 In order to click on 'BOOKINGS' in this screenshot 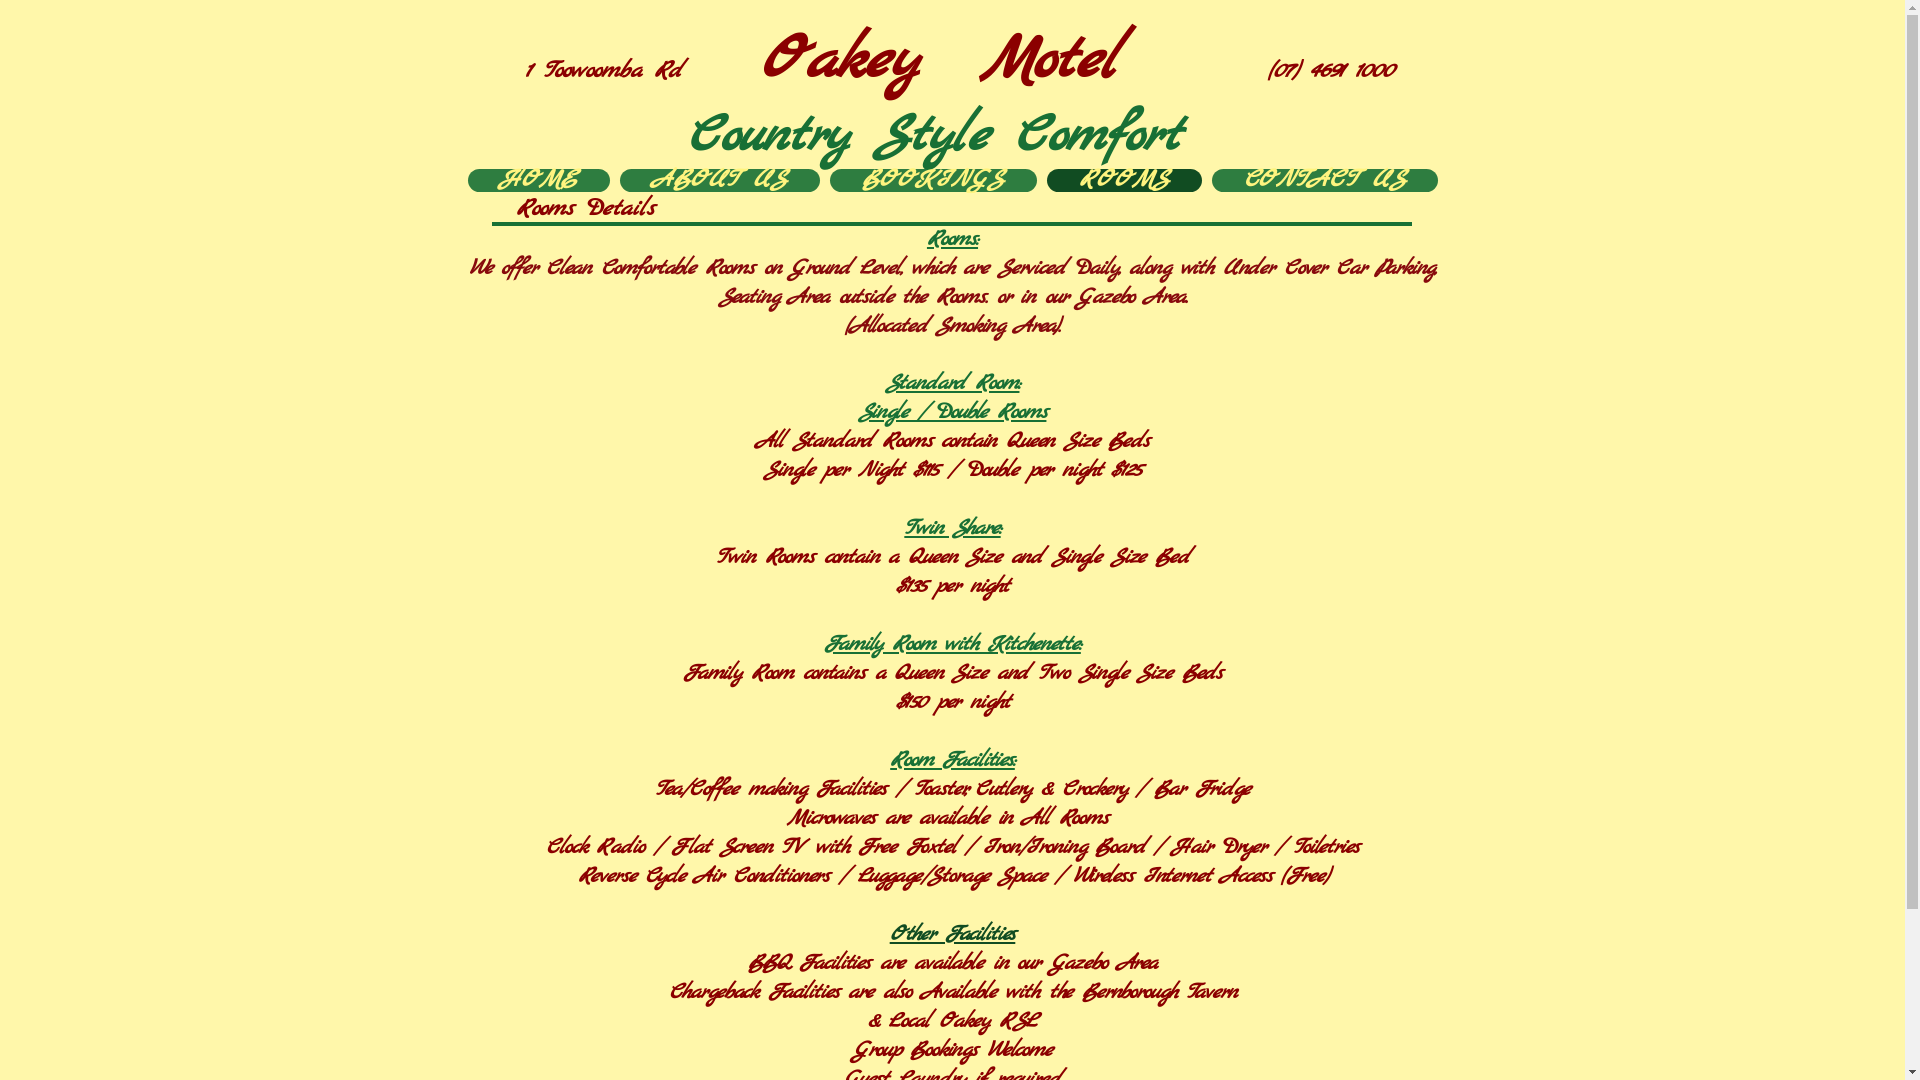, I will do `click(932, 180)`.